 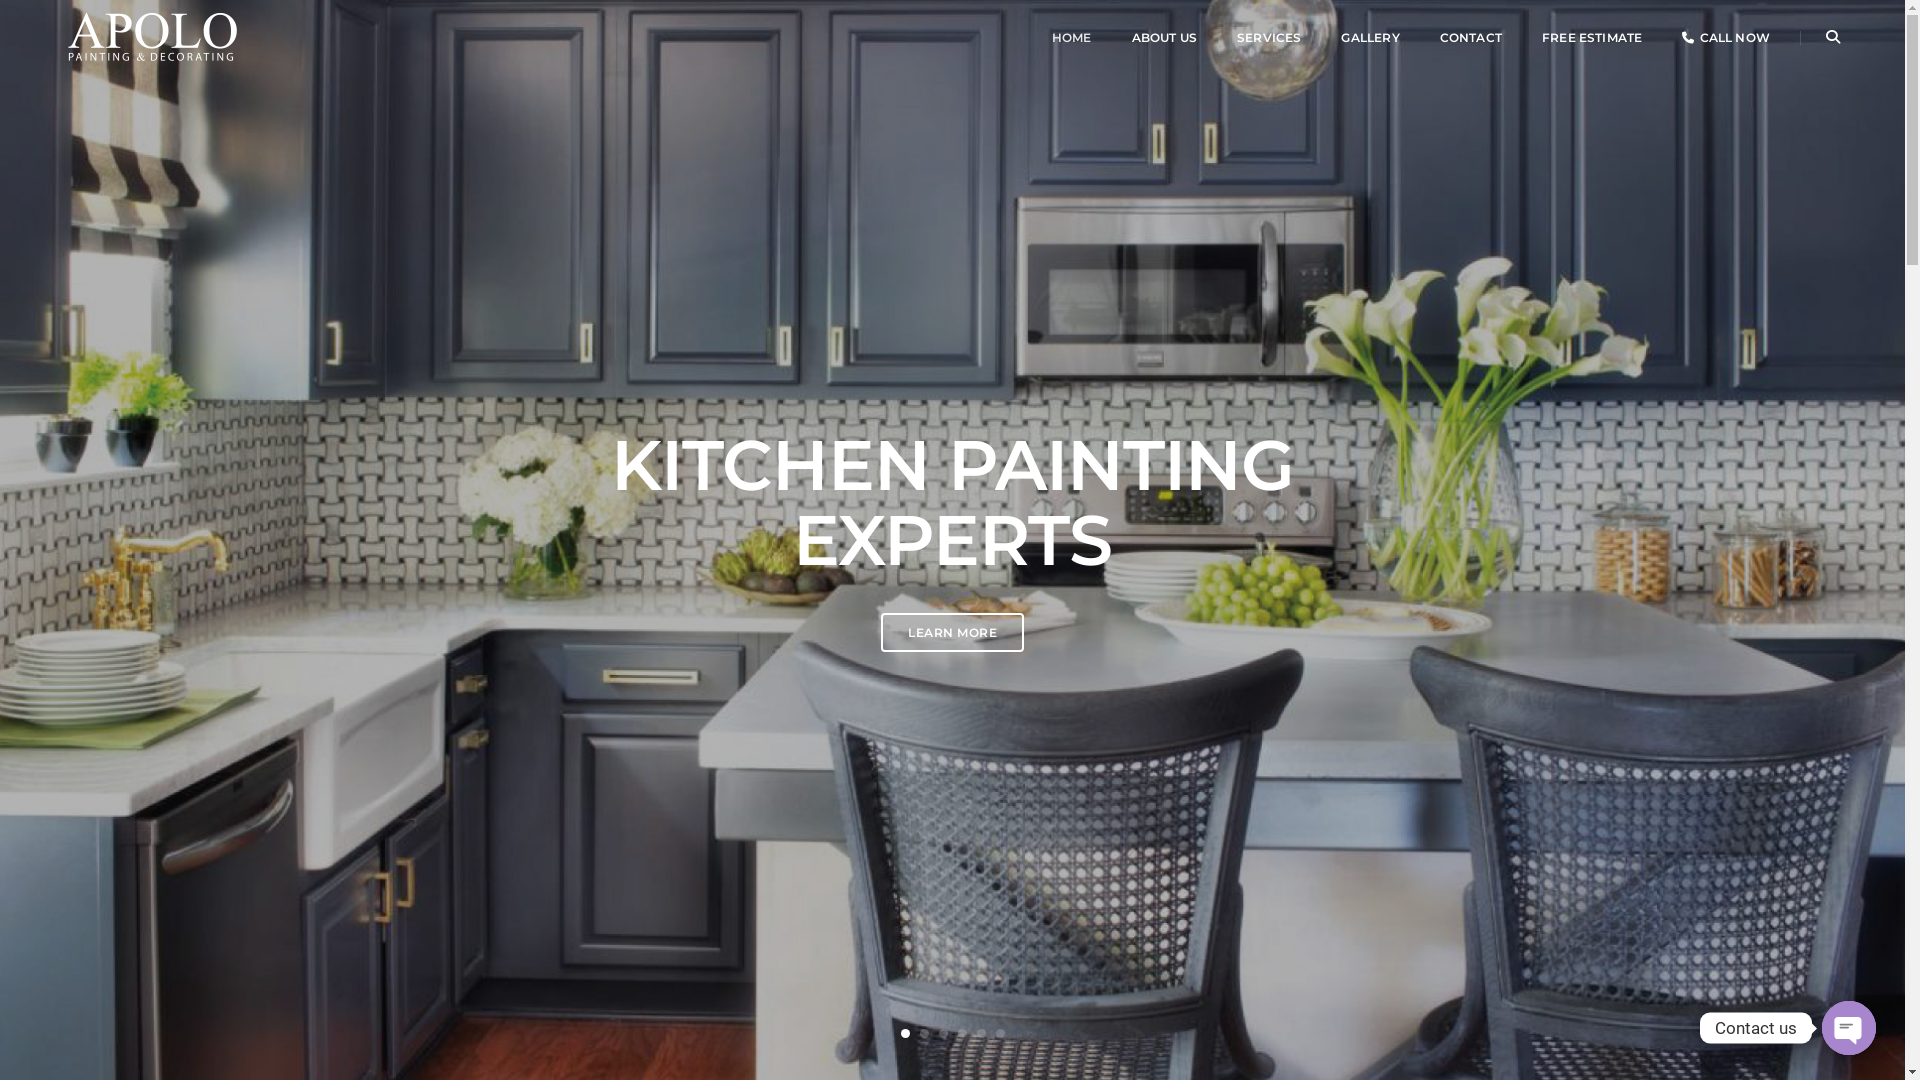 I want to click on 'FREE ESTIMATE', so click(x=1591, y=38).